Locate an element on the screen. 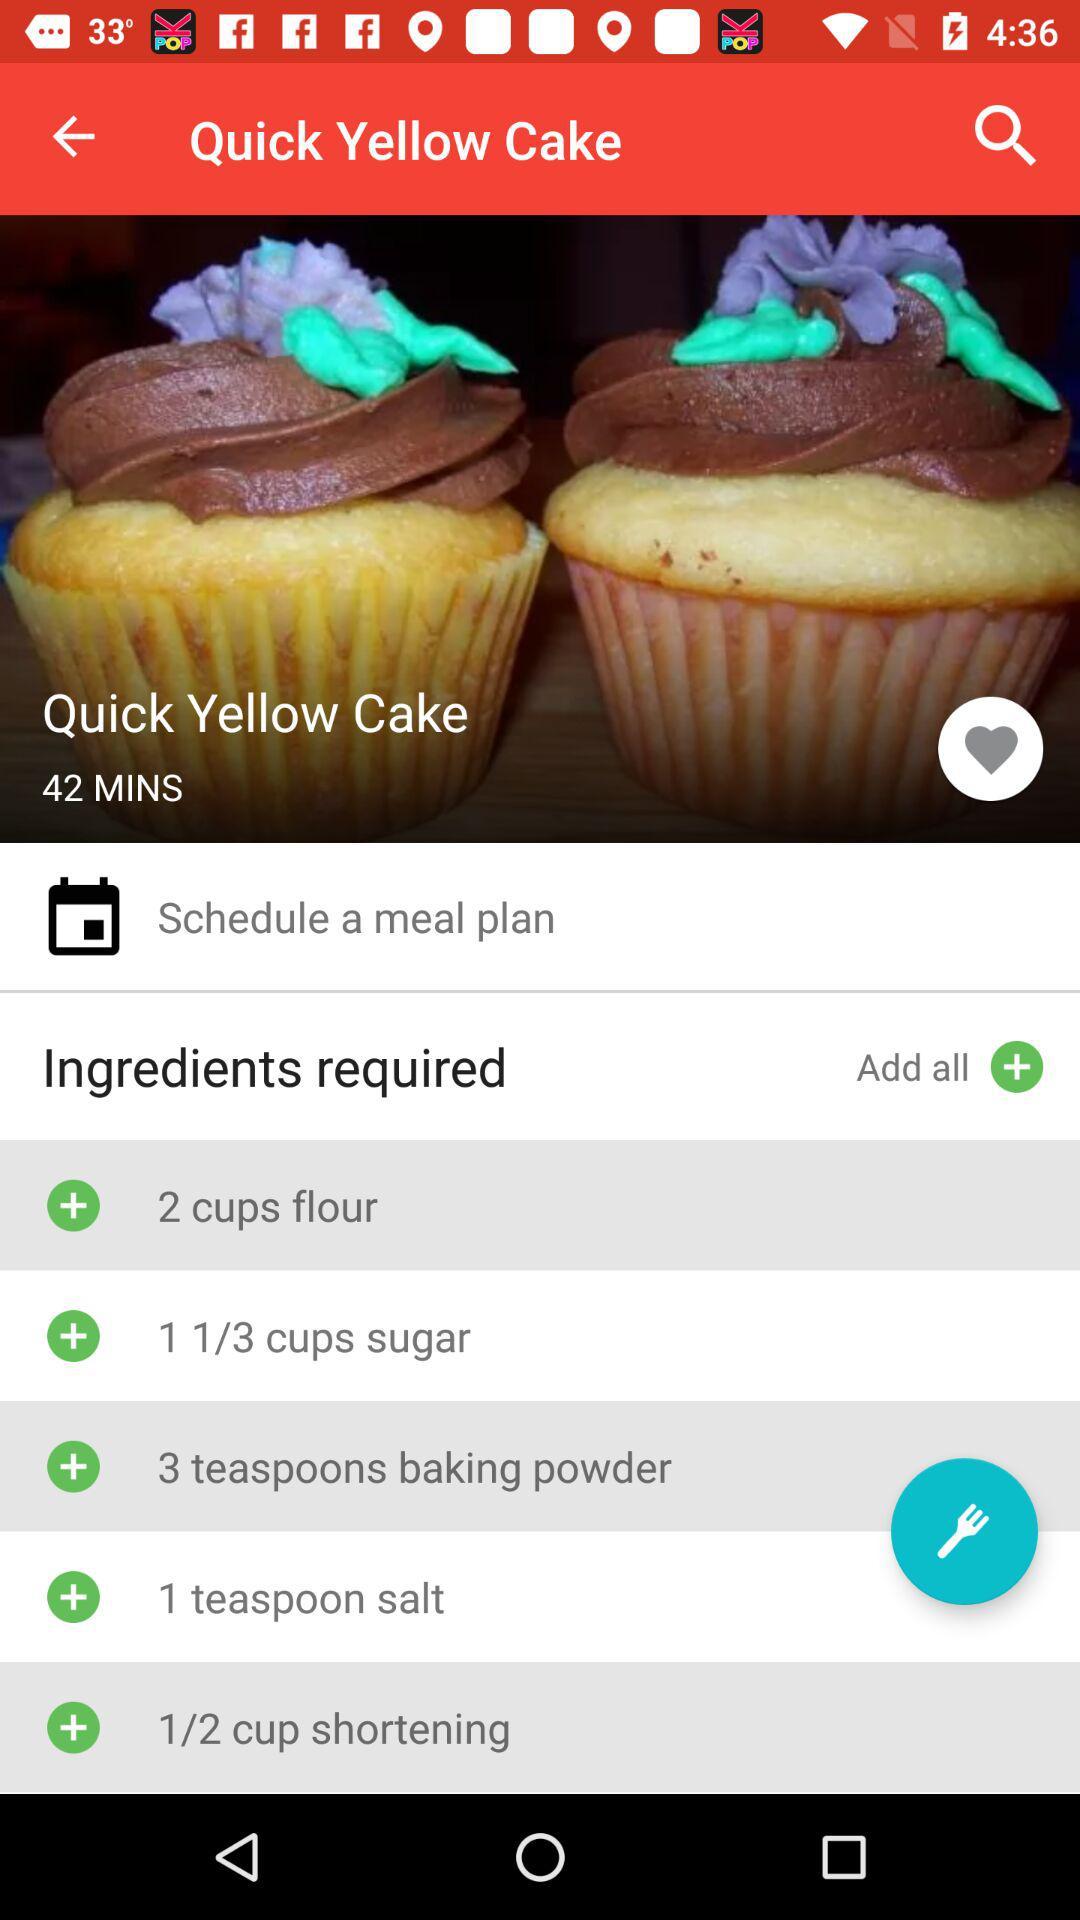 Image resolution: width=1080 pixels, height=1920 pixels. the edit icon is located at coordinates (963, 1530).